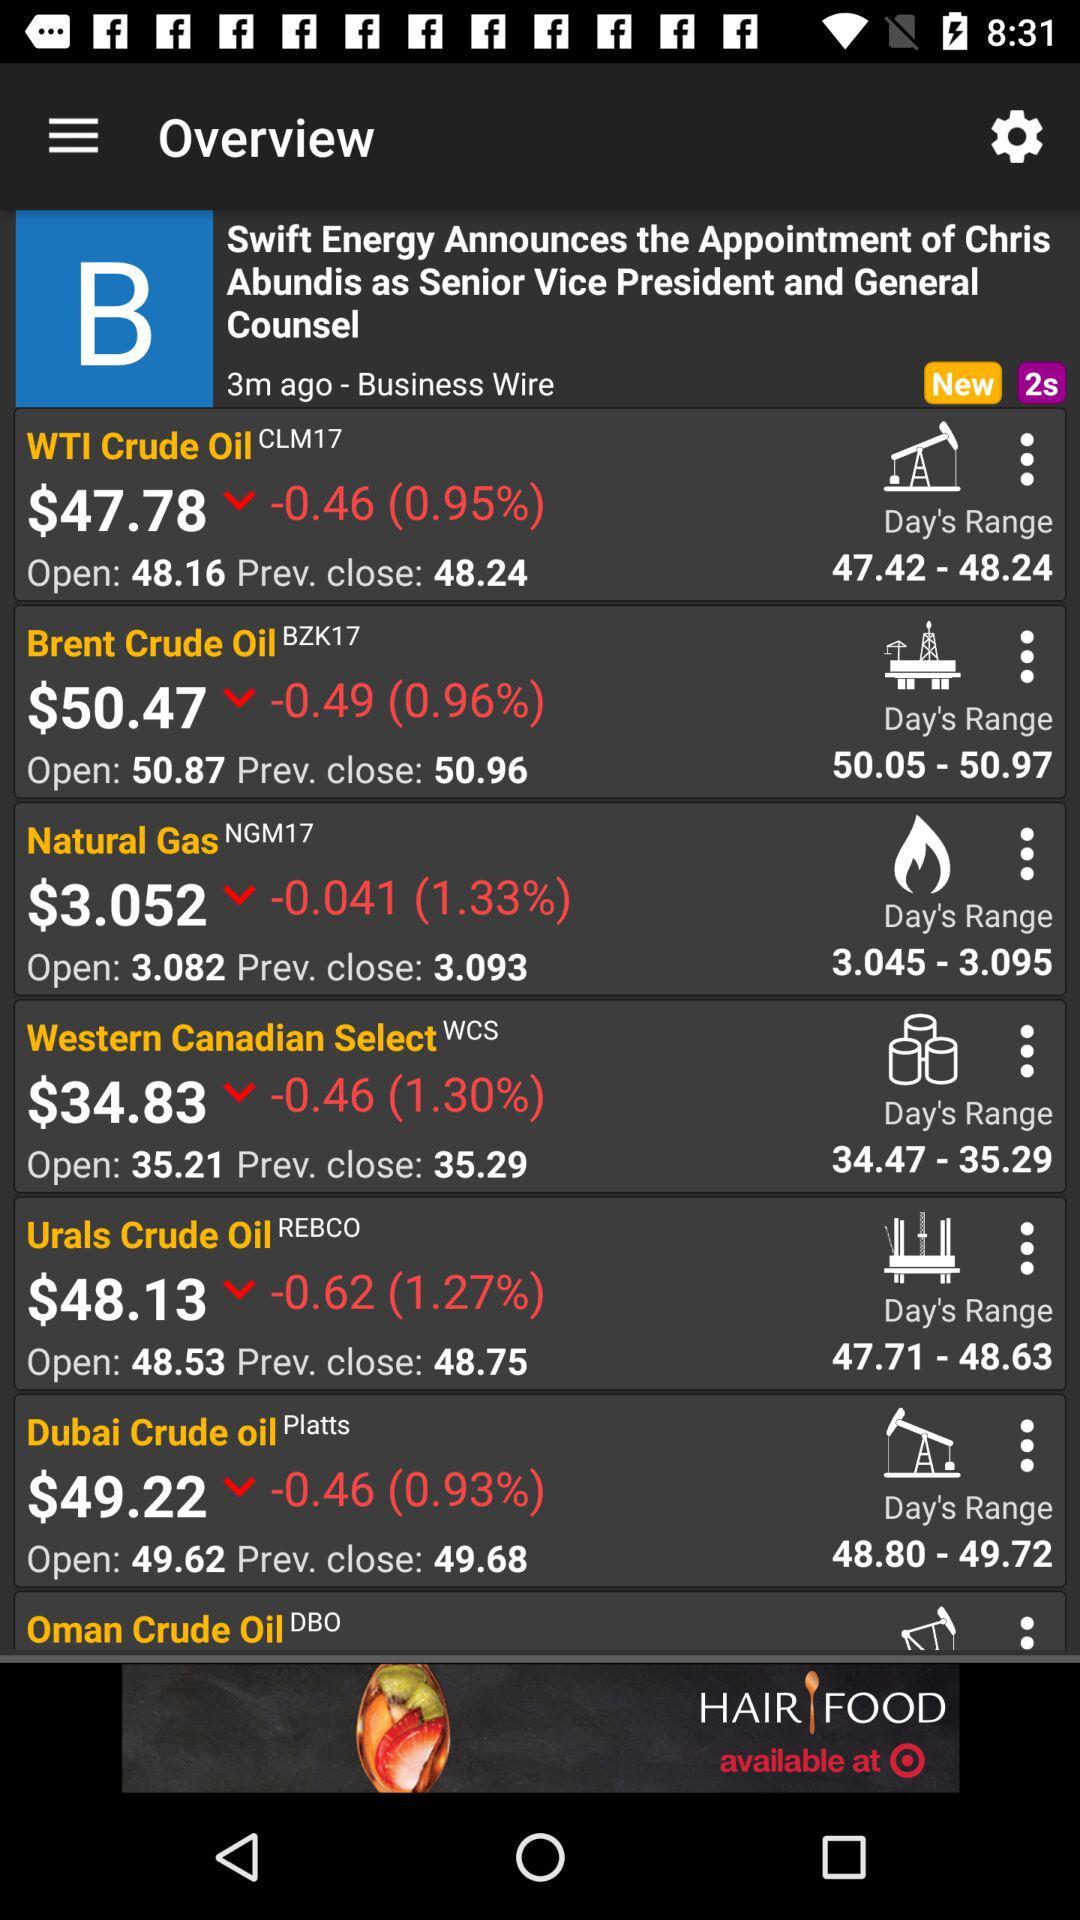 The height and width of the screenshot is (1920, 1080). What do you see at coordinates (1027, 1445) in the screenshot?
I see `menu option` at bounding box center [1027, 1445].